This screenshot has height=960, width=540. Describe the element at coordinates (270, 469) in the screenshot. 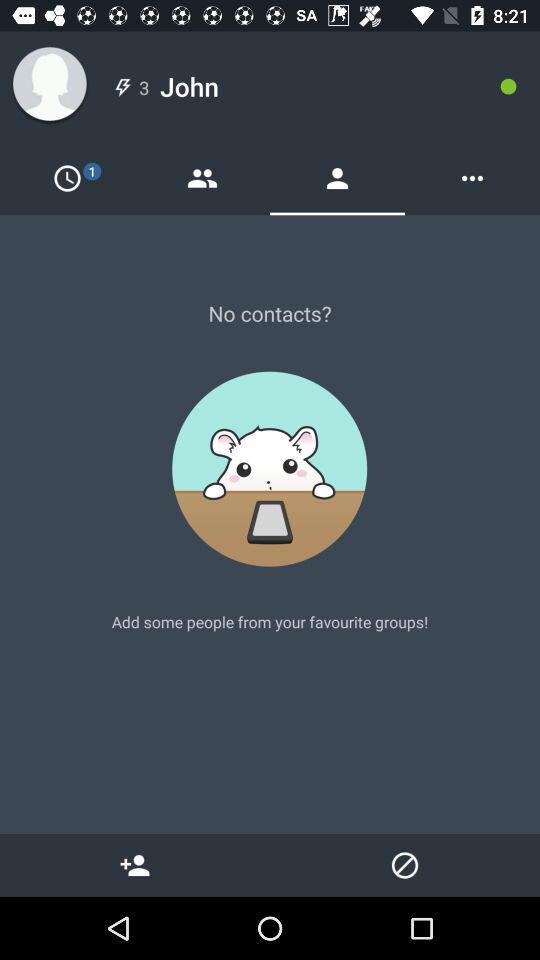

I see `the image at the center of the page` at that location.